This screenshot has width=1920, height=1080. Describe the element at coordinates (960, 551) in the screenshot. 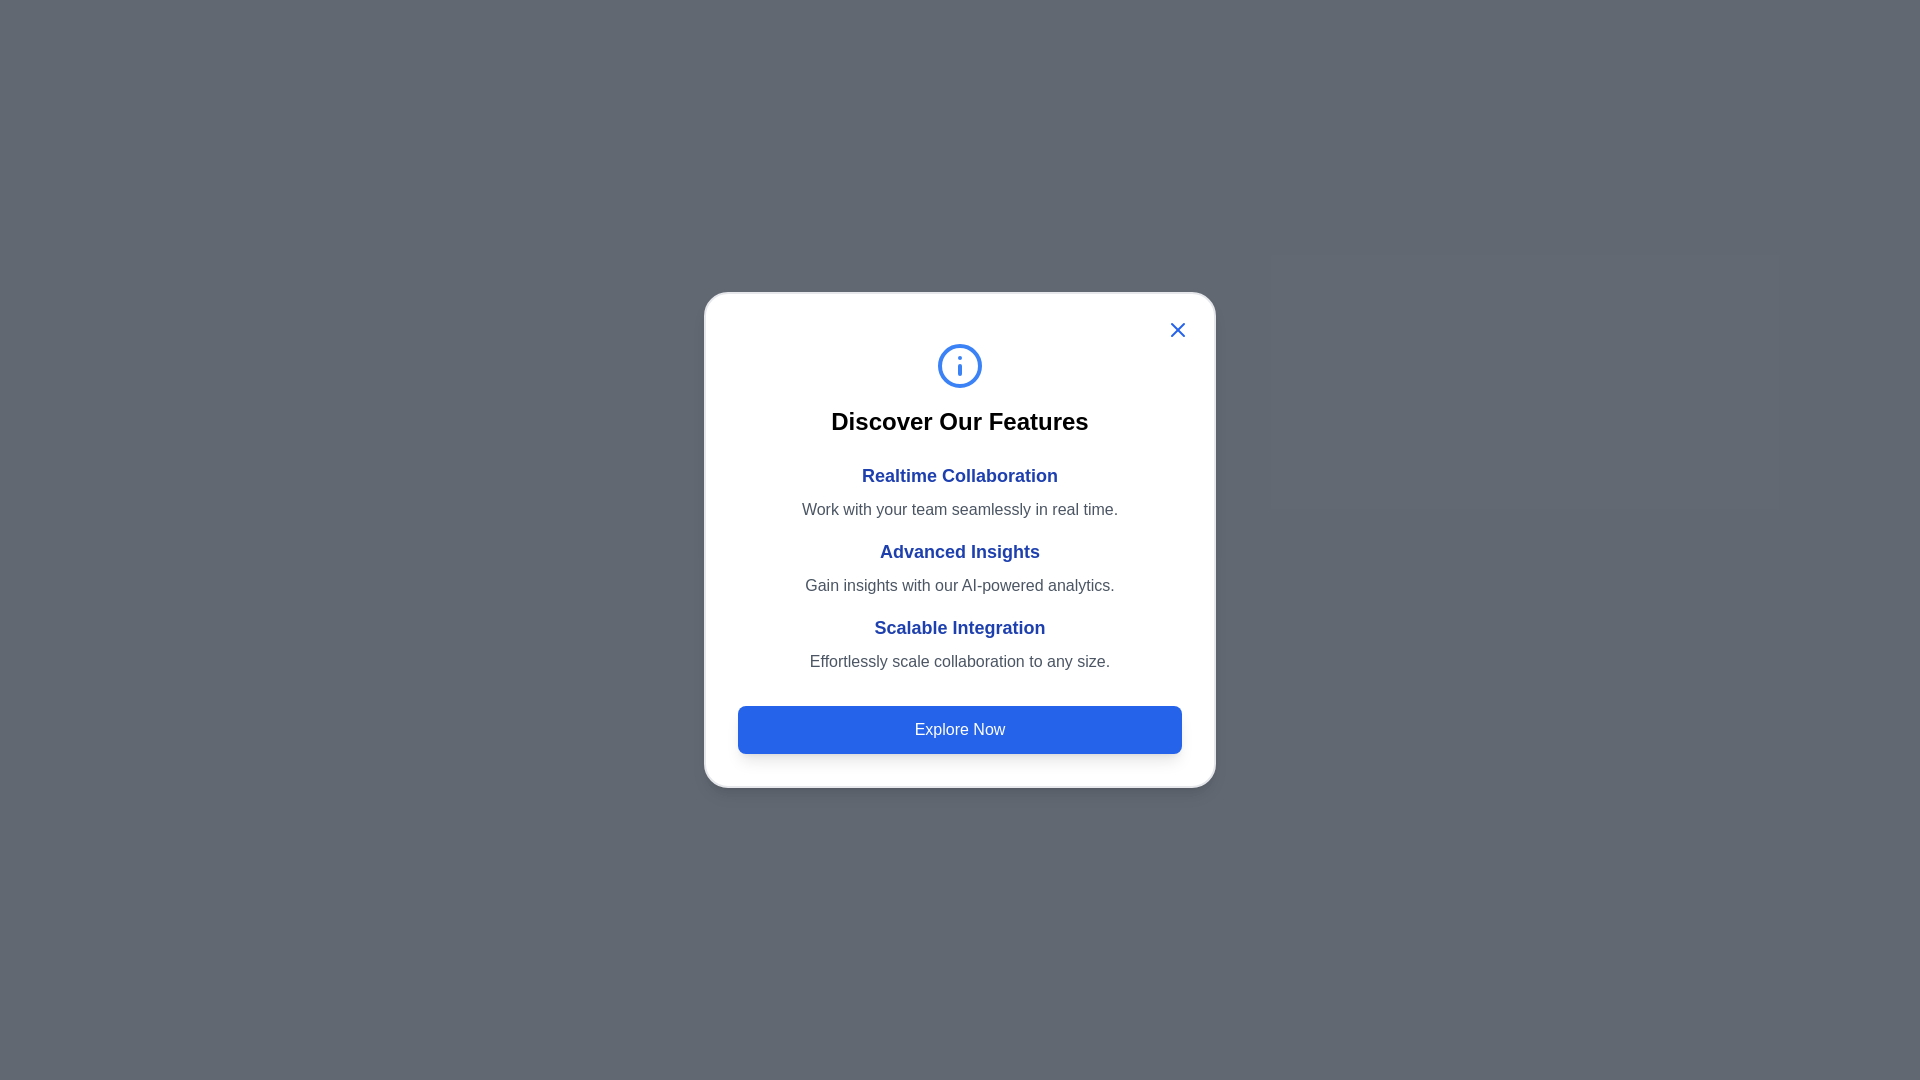

I see `the Text heading that serves as a section title summarizing the content, located centrally beneath 'Discover Our Features' and above 'Gain insights with our AI-powered analytics'` at that location.